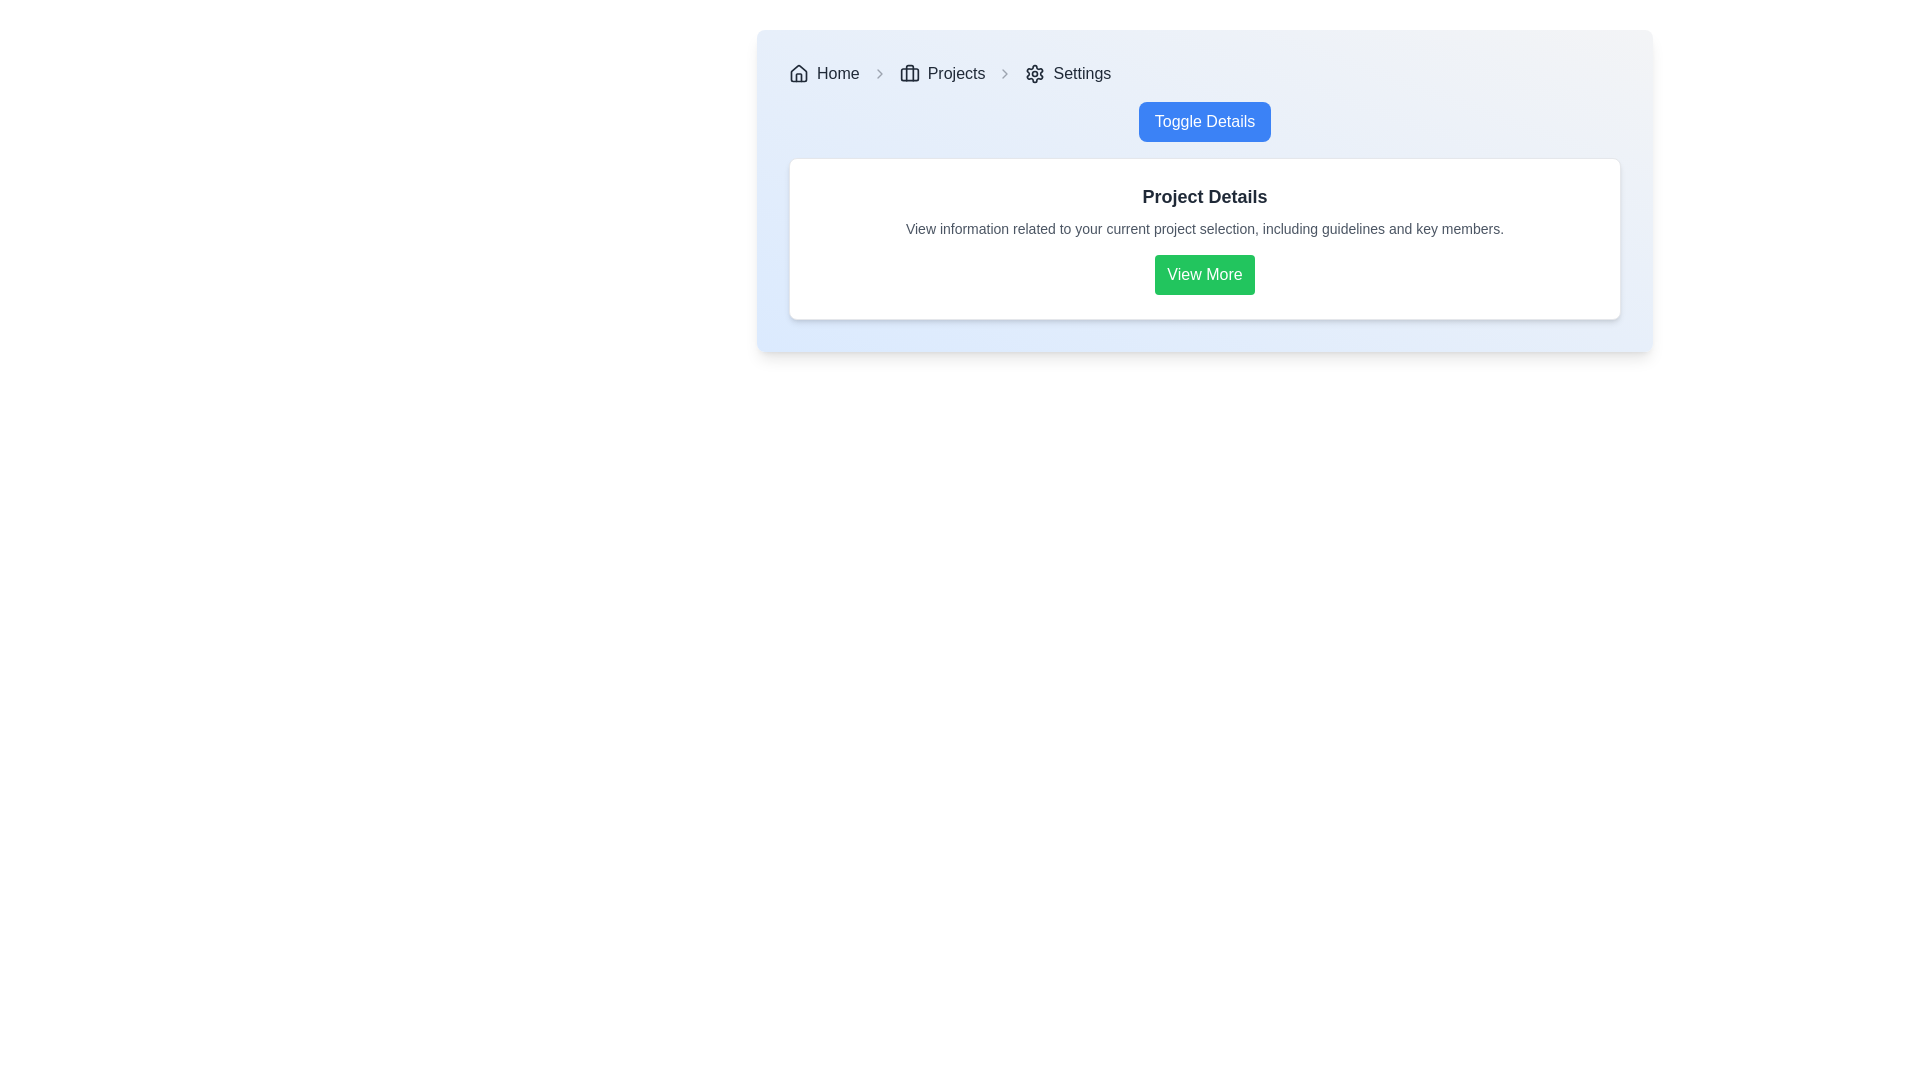 This screenshot has width=1920, height=1080. I want to click on the text label displaying 'Projects', which is styled with medium font weight and is part of the breadcrumb navigation bar, located to the right of a briefcase icon, so click(955, 72).